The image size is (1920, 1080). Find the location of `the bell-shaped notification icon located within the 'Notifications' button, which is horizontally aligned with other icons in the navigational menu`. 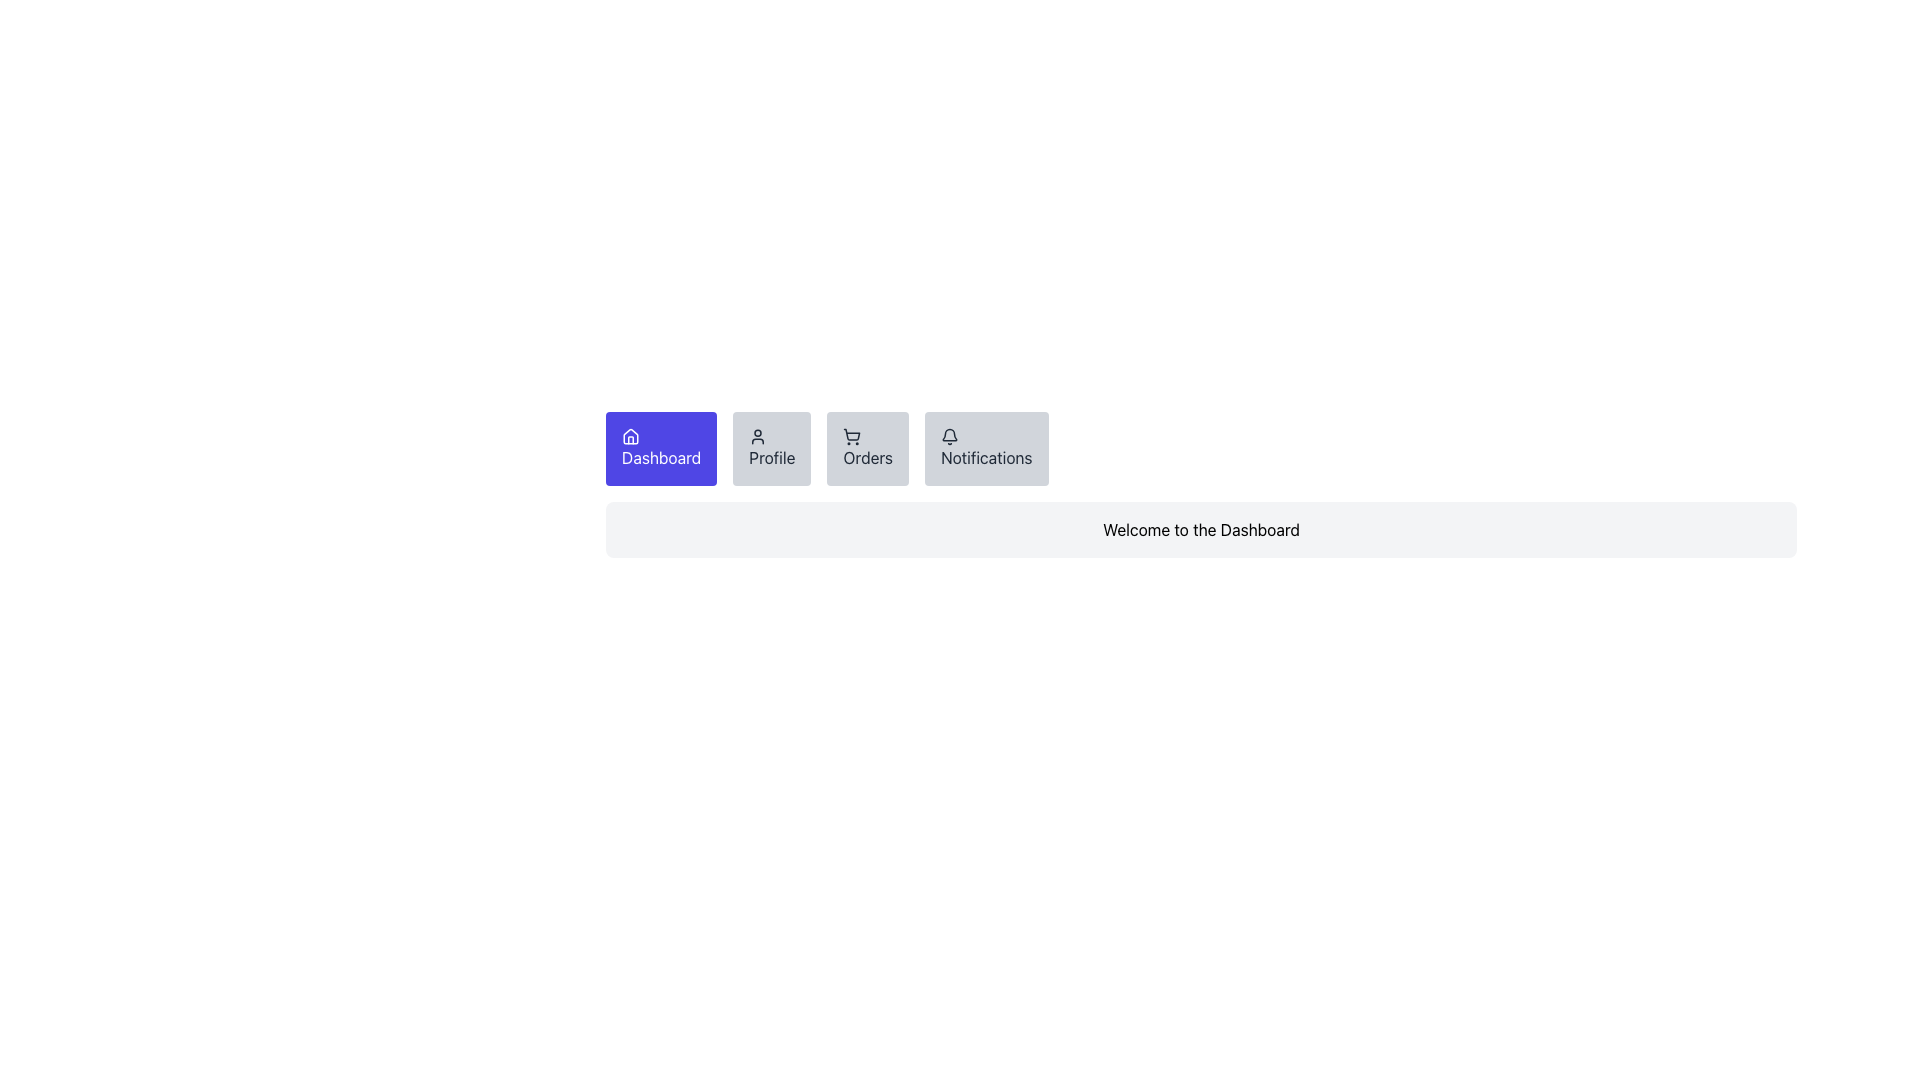

the bell-shaped notification icon located within the 'Notifications' button, which is horizontally aligned with other icons in the navigational menu is located at coordinates (949, 435).